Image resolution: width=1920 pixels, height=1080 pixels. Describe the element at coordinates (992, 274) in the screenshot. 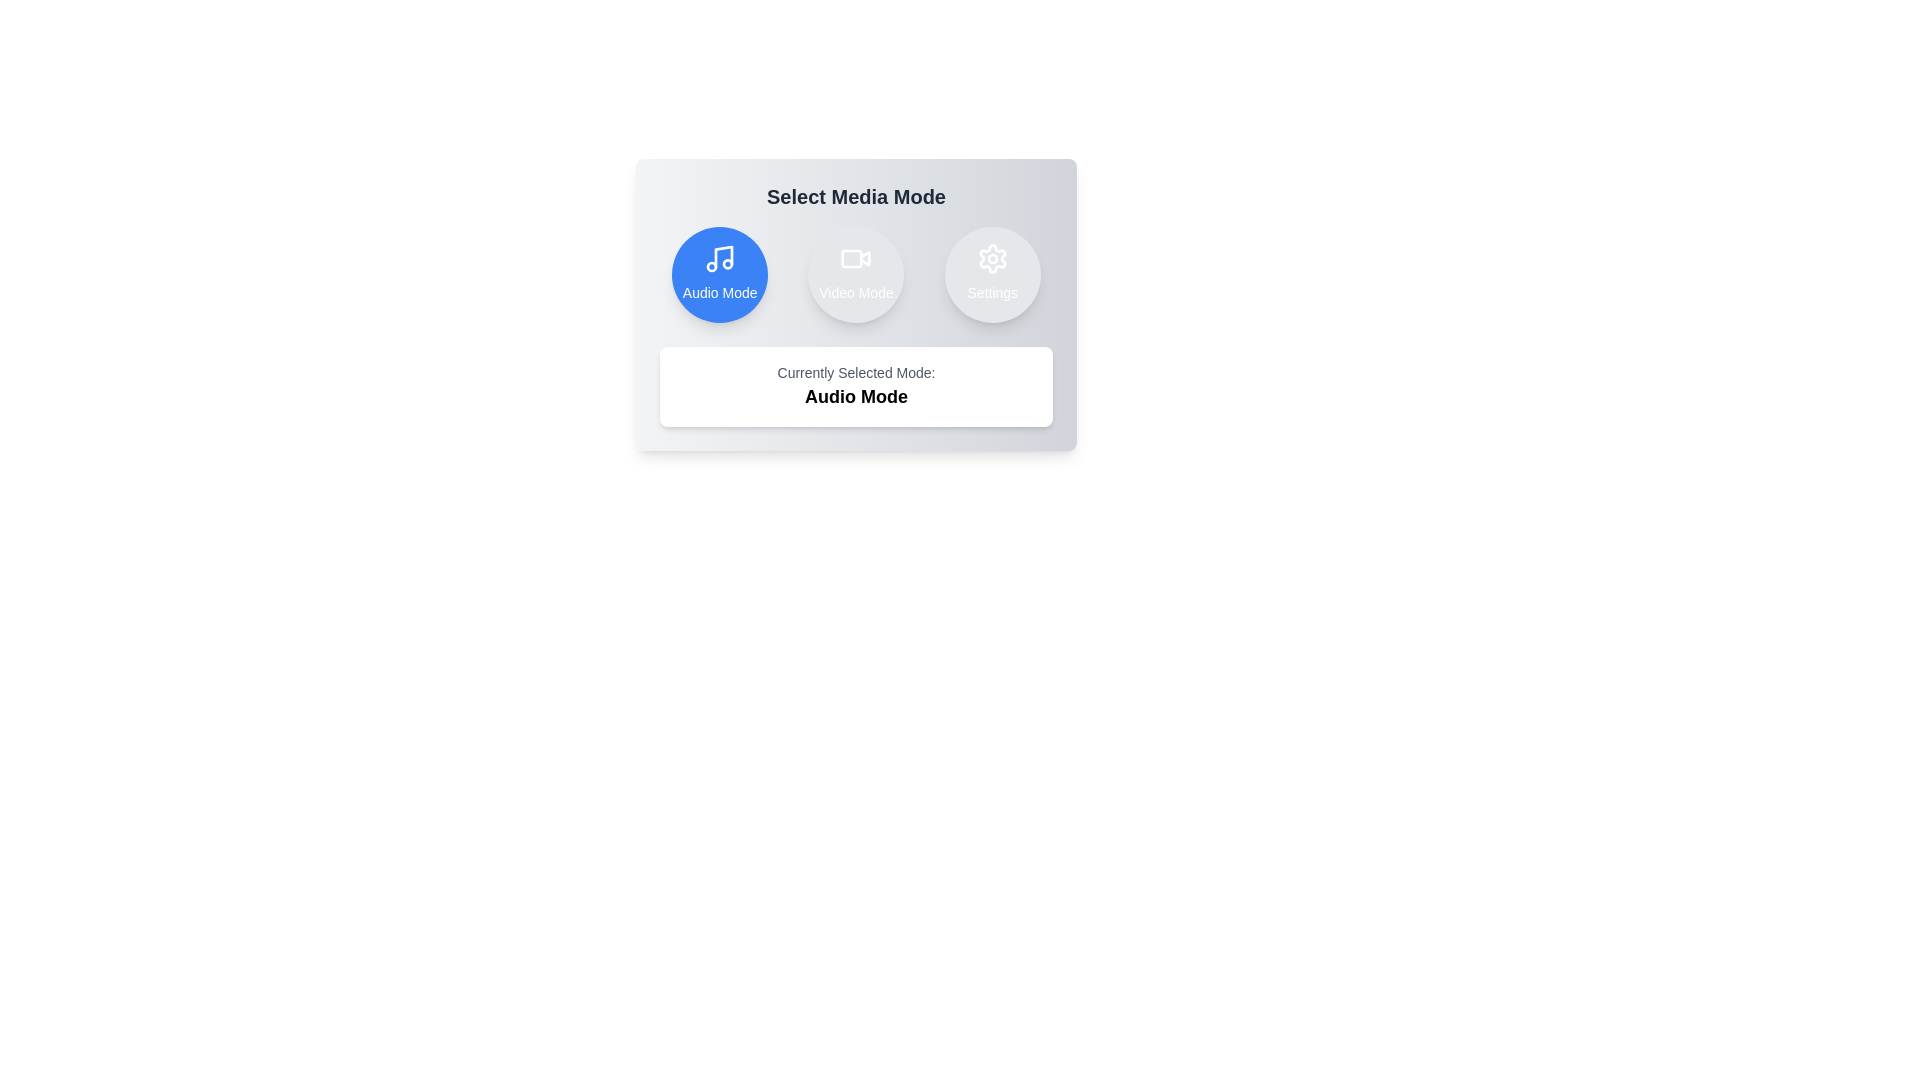

I see `the button corresponding to settings` at that location.